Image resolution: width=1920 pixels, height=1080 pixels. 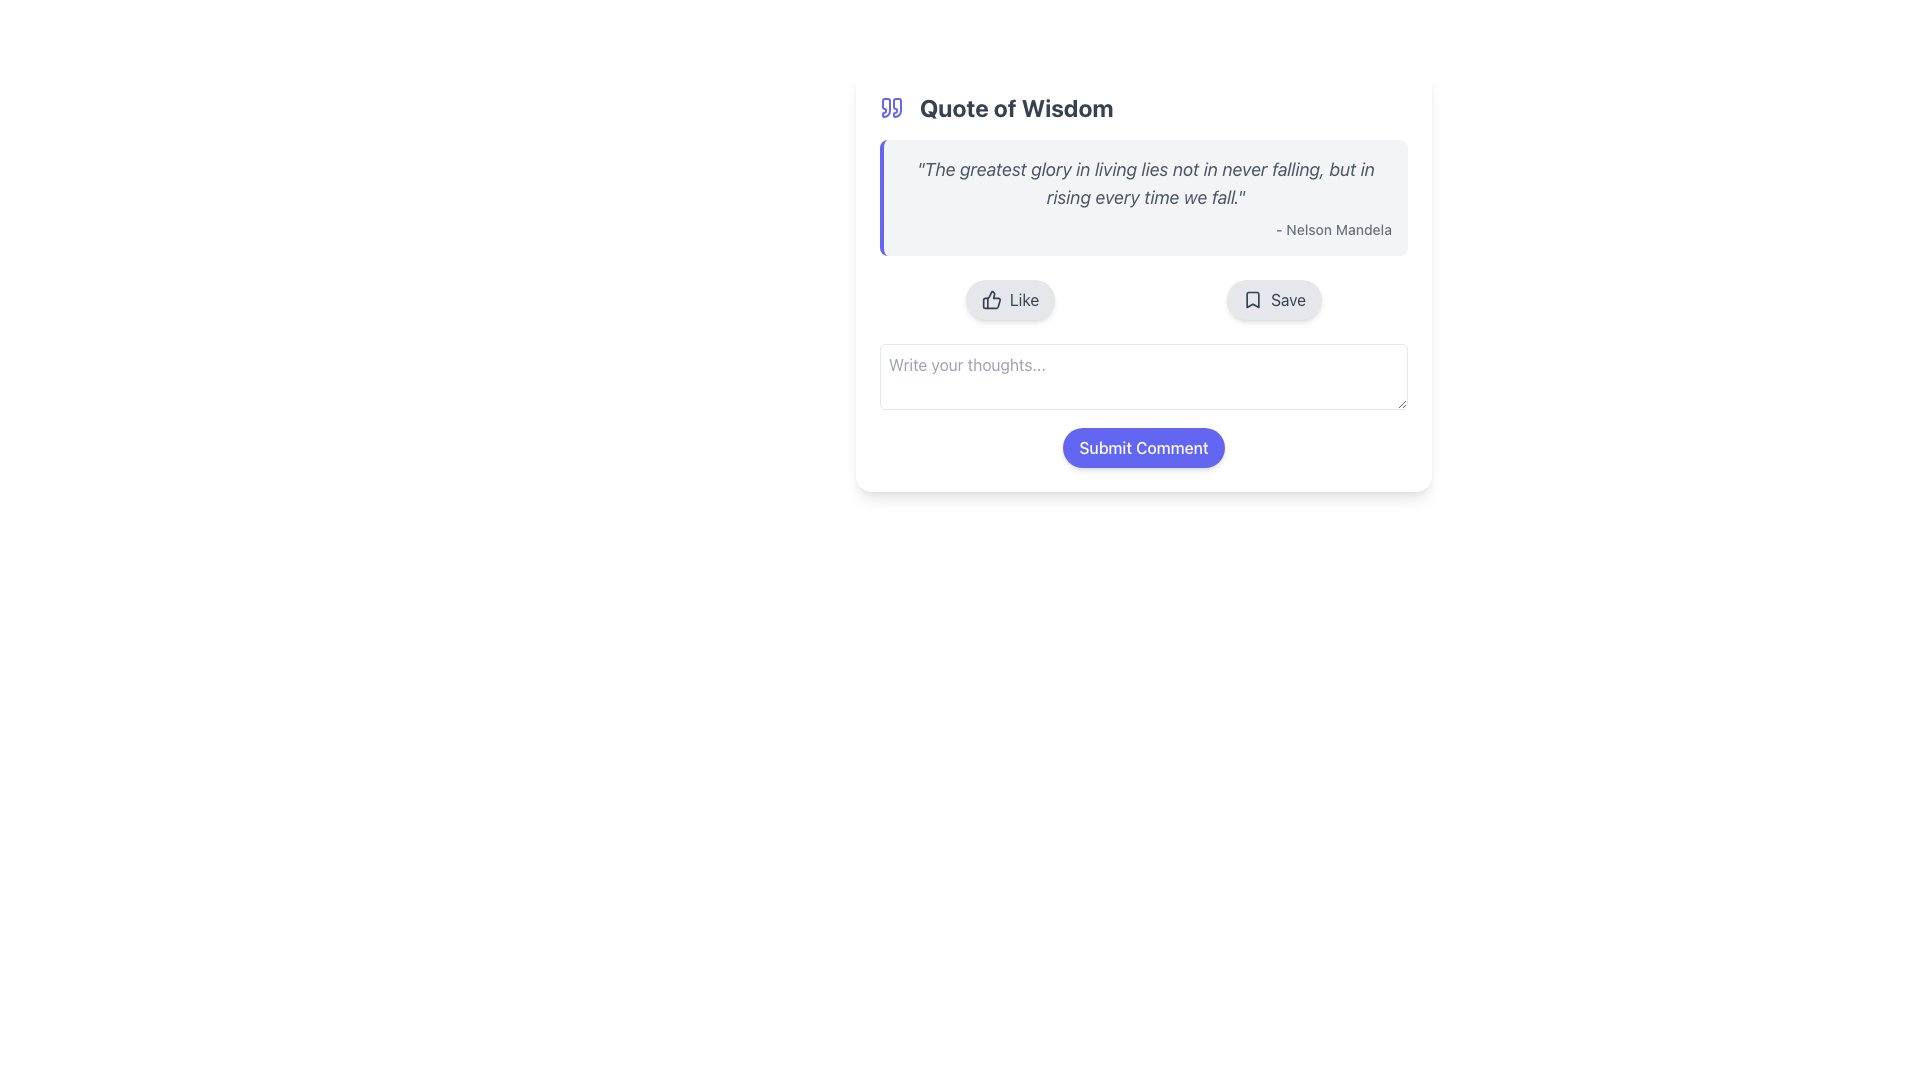 What do you see at coordinates (991, 300) in the screenshot?
I see `the thumbs-up icon located on the left-hand side of the 'Like' button group below the quote text` at bounding box center [991, 300].